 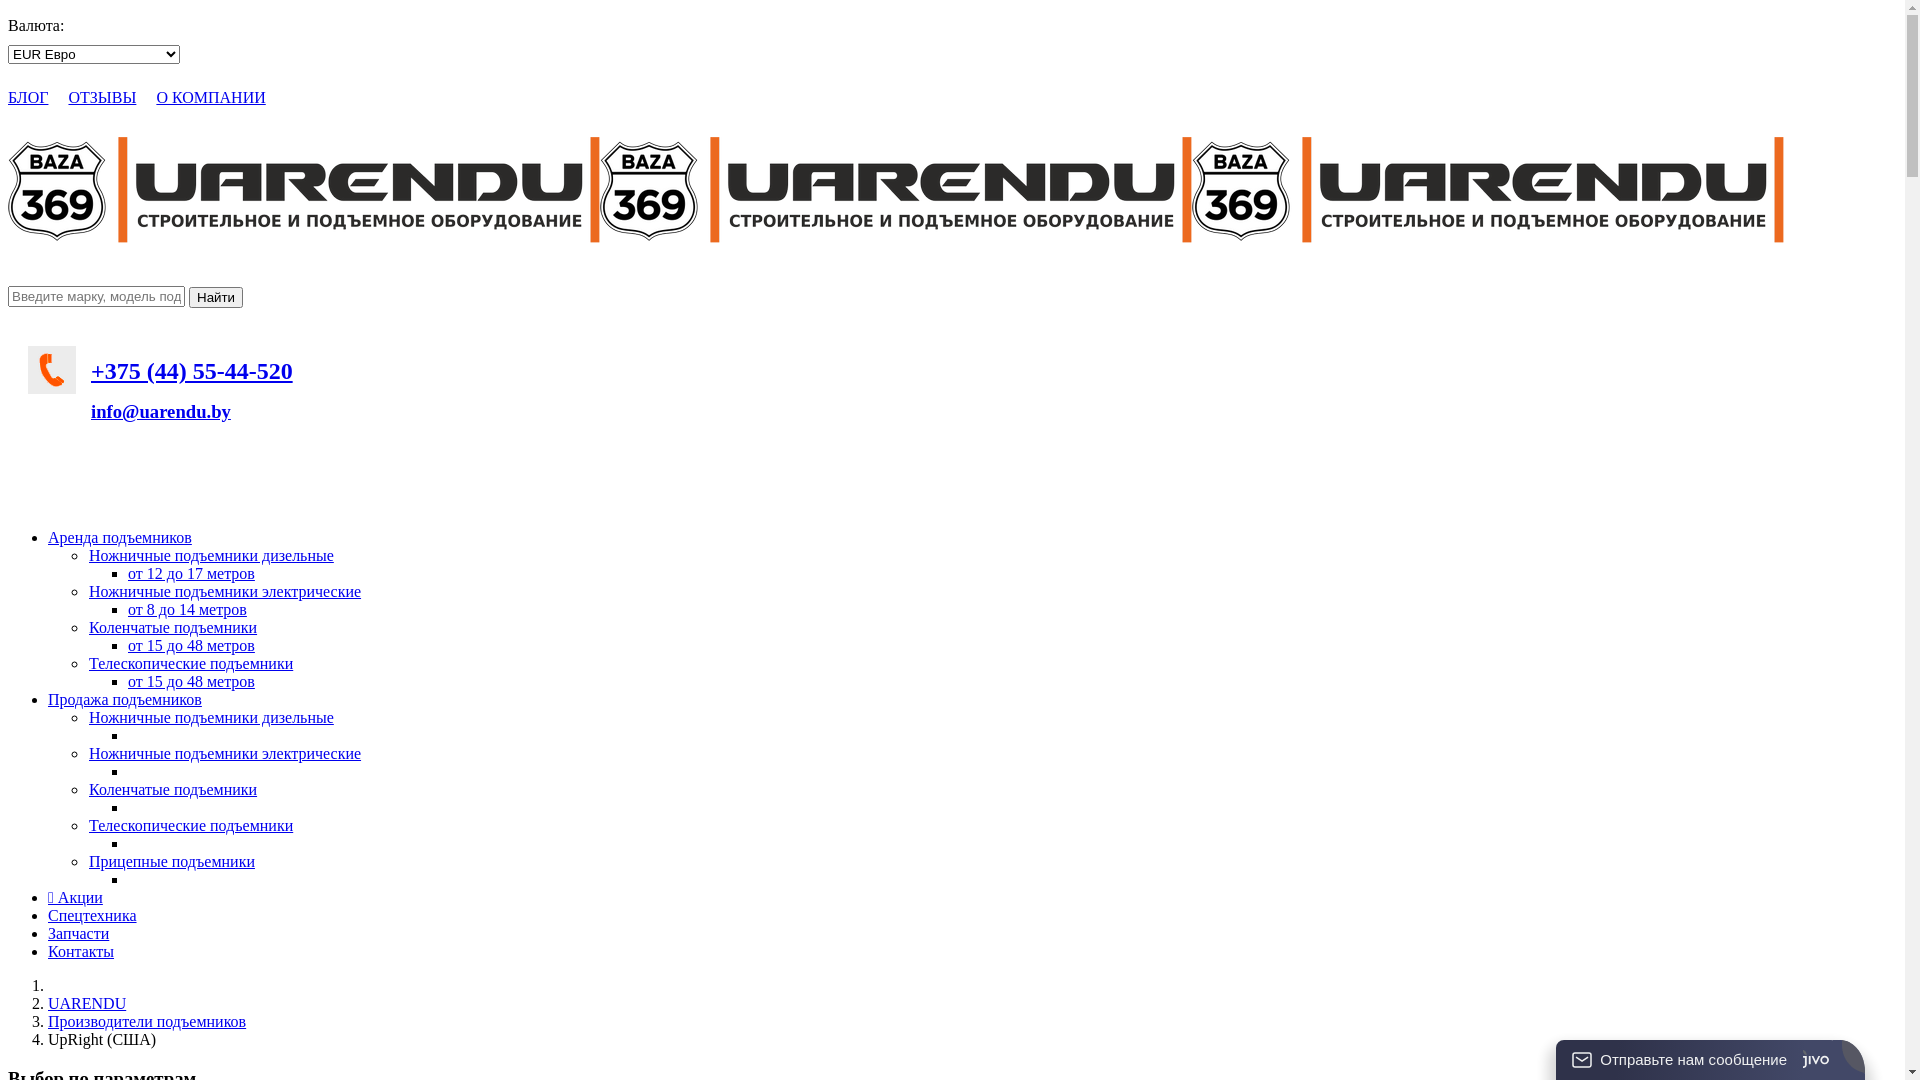 What do you see at coordinates (192, 370) in the screenshot?
I see `'+375 (44) 55-44-520'` at bounding box center [192, 370].